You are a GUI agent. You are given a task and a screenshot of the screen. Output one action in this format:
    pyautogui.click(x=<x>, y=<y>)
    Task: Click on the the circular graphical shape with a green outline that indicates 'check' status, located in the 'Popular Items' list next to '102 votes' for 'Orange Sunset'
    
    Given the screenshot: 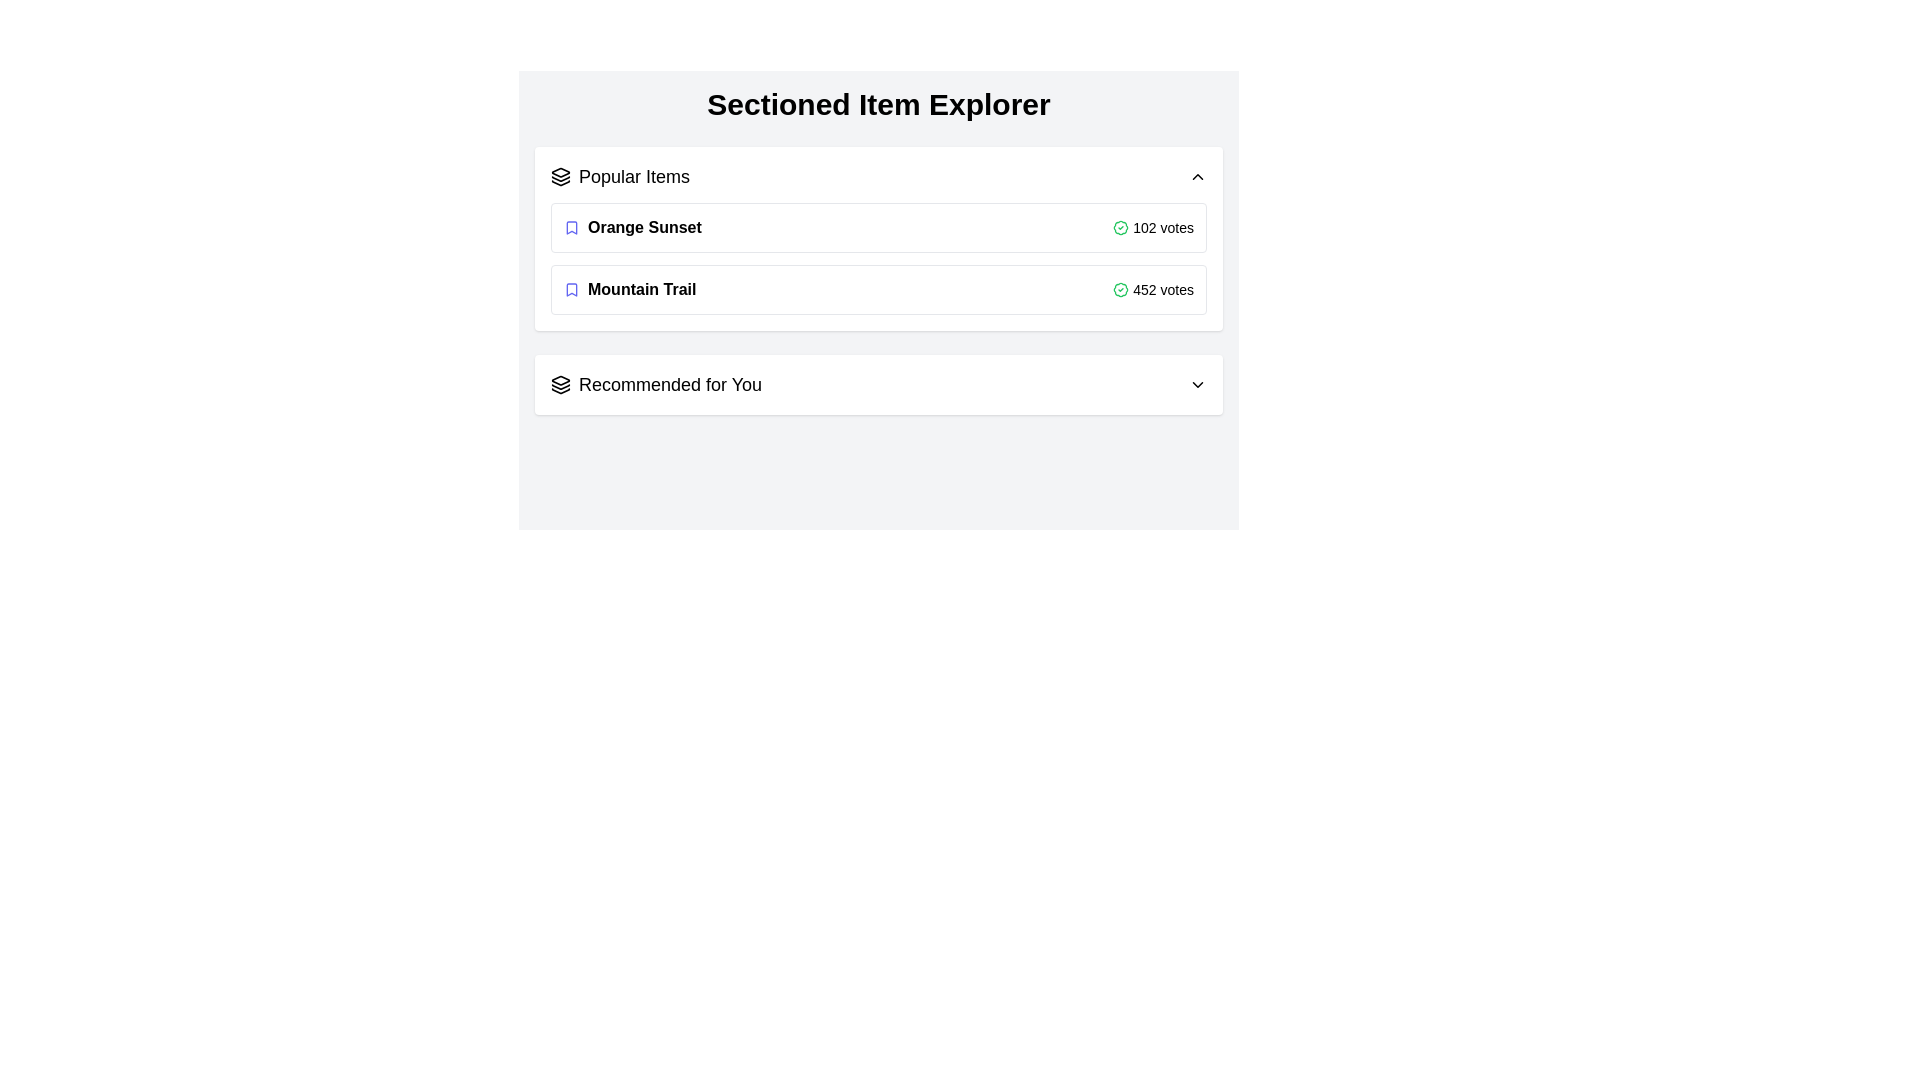 What is the action you would take?
    pyautogui.click(x=1121, y=289)
    